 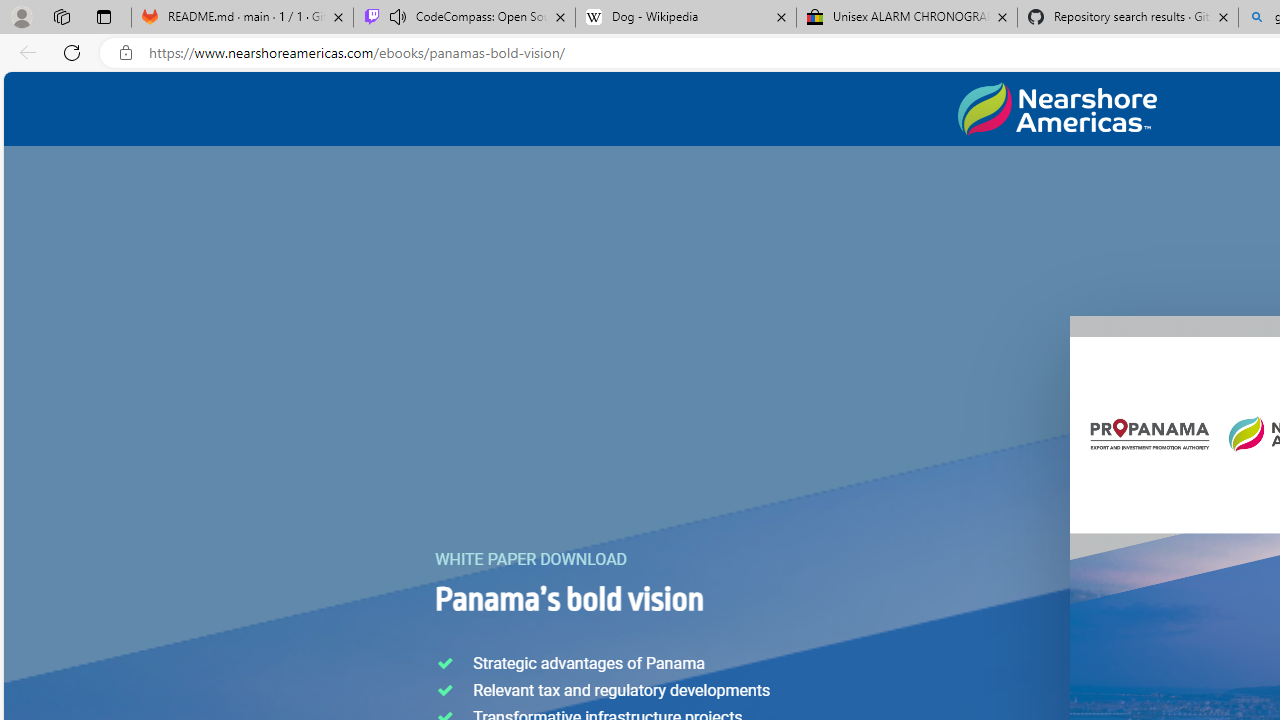 I want to click on 'Mute tab', so click(x=398, y=16).